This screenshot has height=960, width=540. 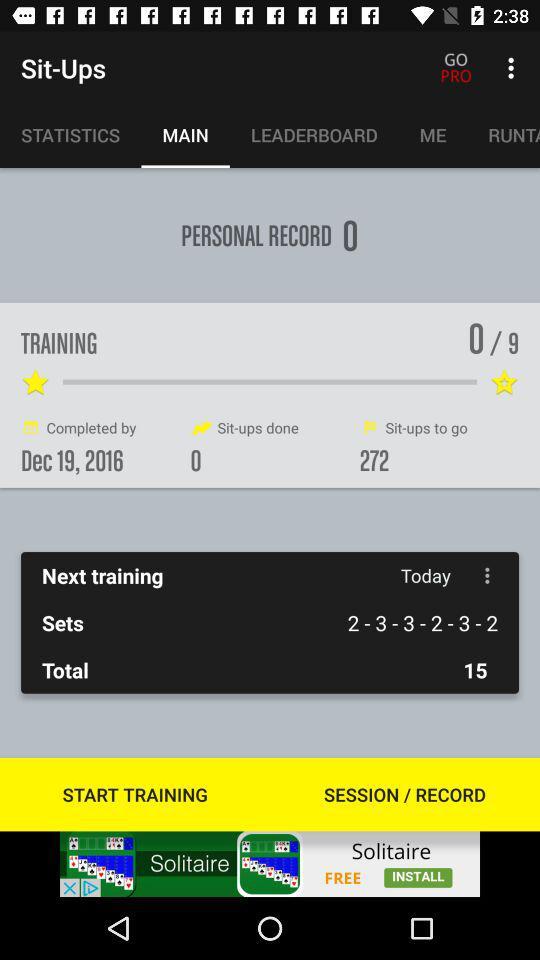 What do you see at coordinates (270, 863) in the screenshot?
I see `advertisement` at bounding box center [270, 863].